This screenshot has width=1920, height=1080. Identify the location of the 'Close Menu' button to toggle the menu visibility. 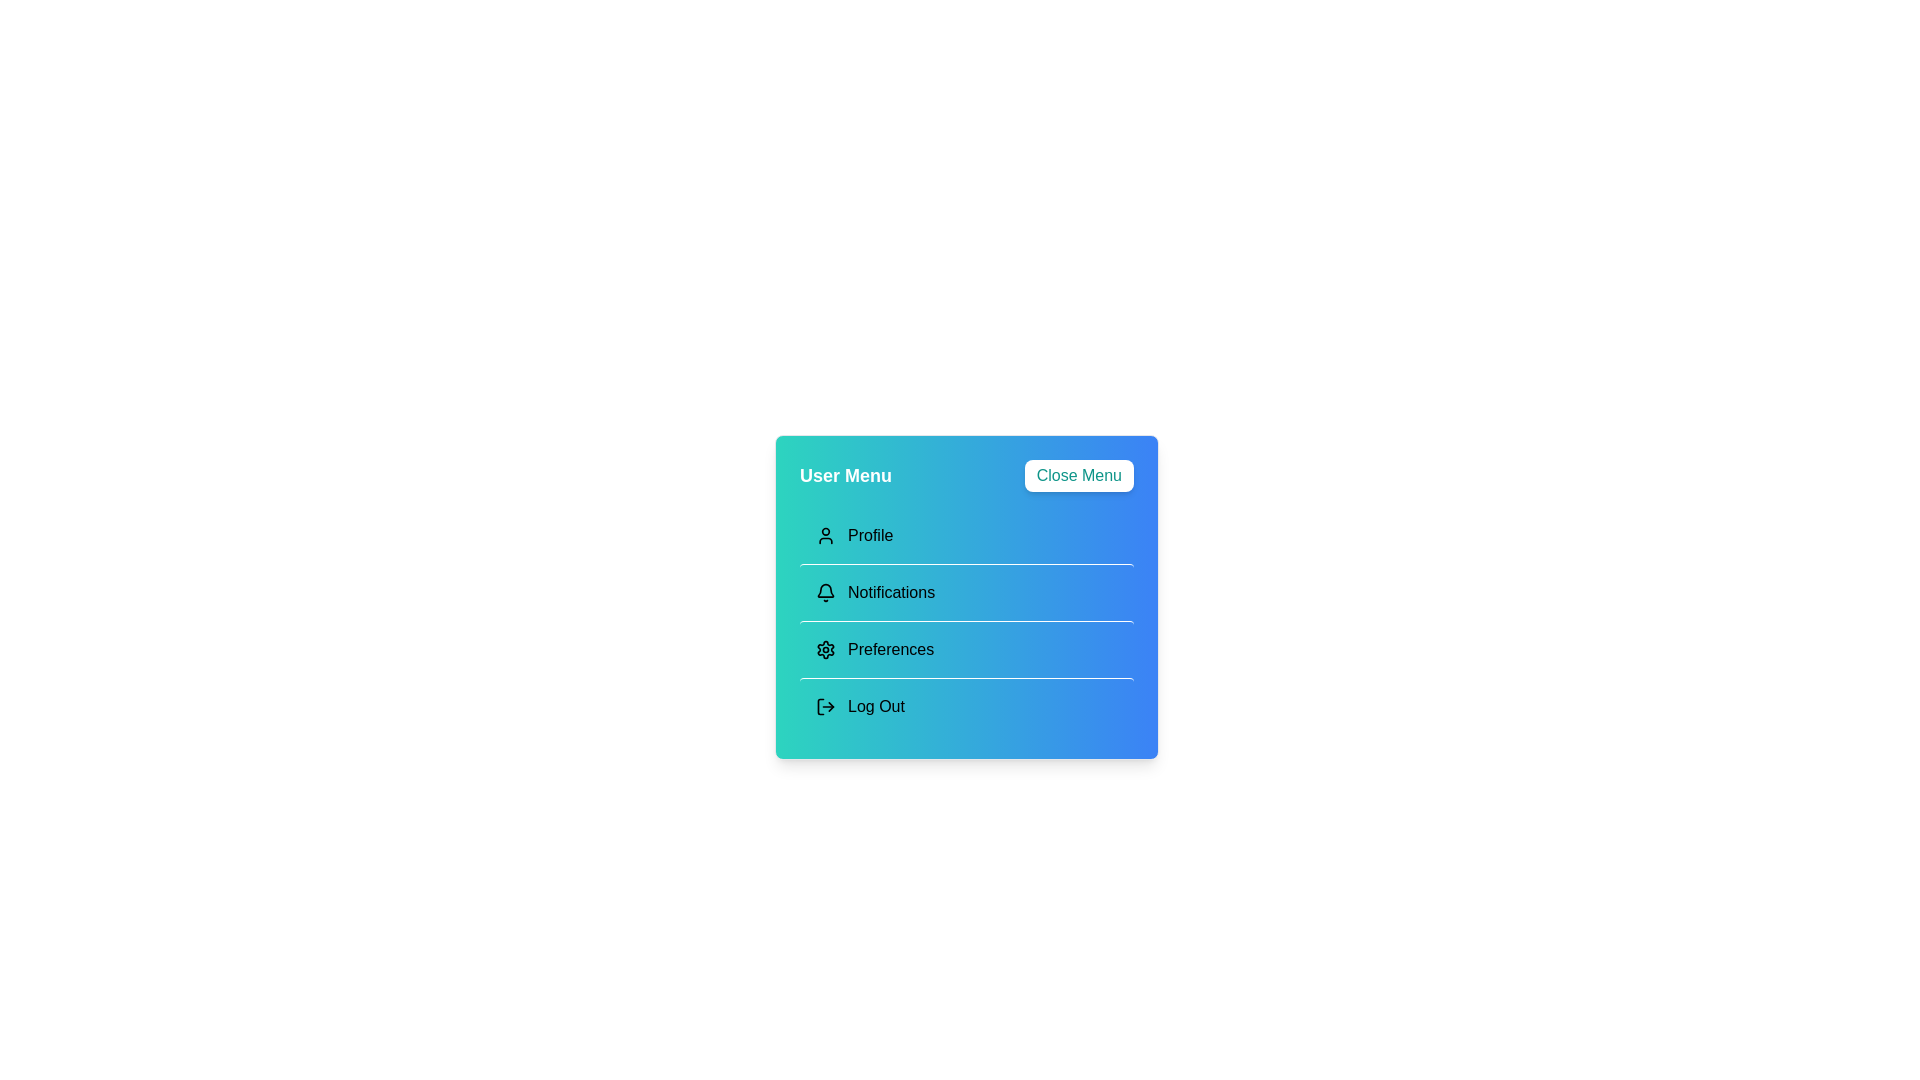
(1078, 475).